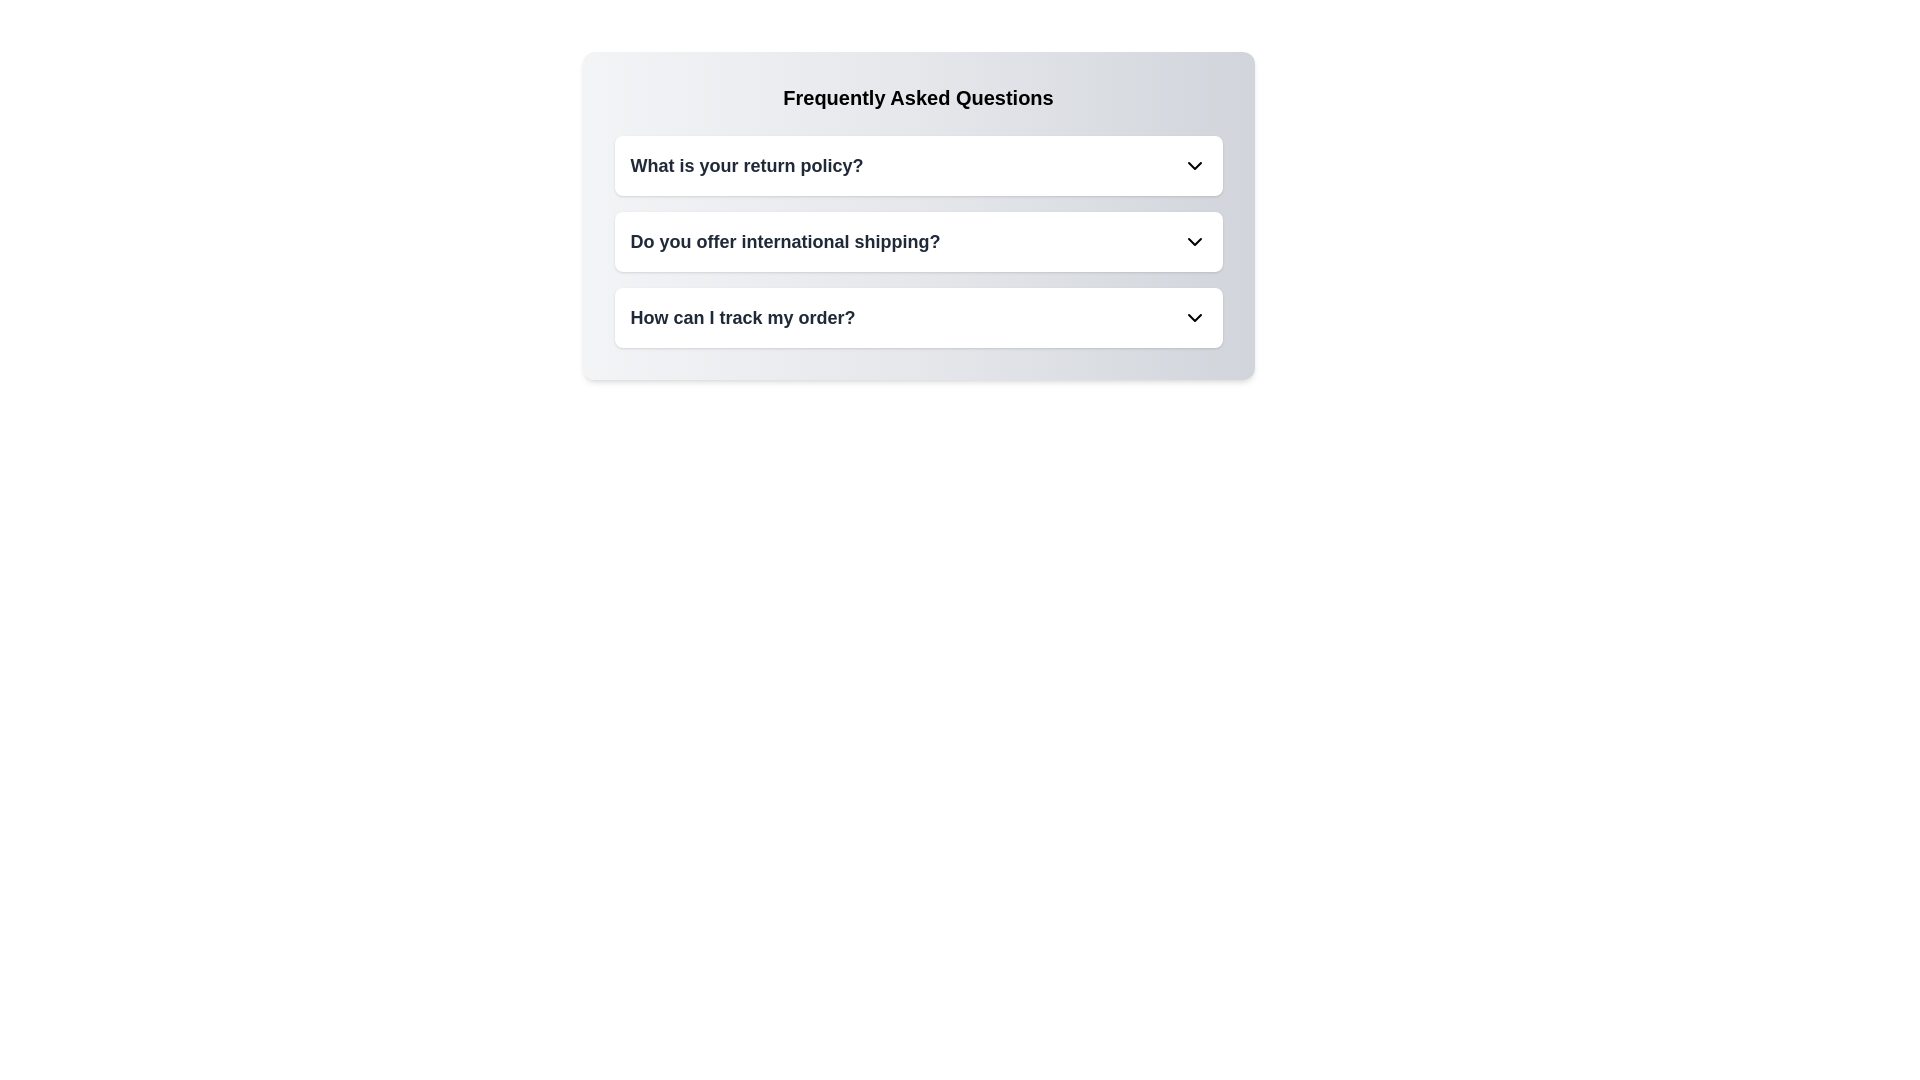  I want to click on the chevron icon to toggle the visibility of the FAQ item corresponding to Do you offer international shipping?, so click(1194, 241).